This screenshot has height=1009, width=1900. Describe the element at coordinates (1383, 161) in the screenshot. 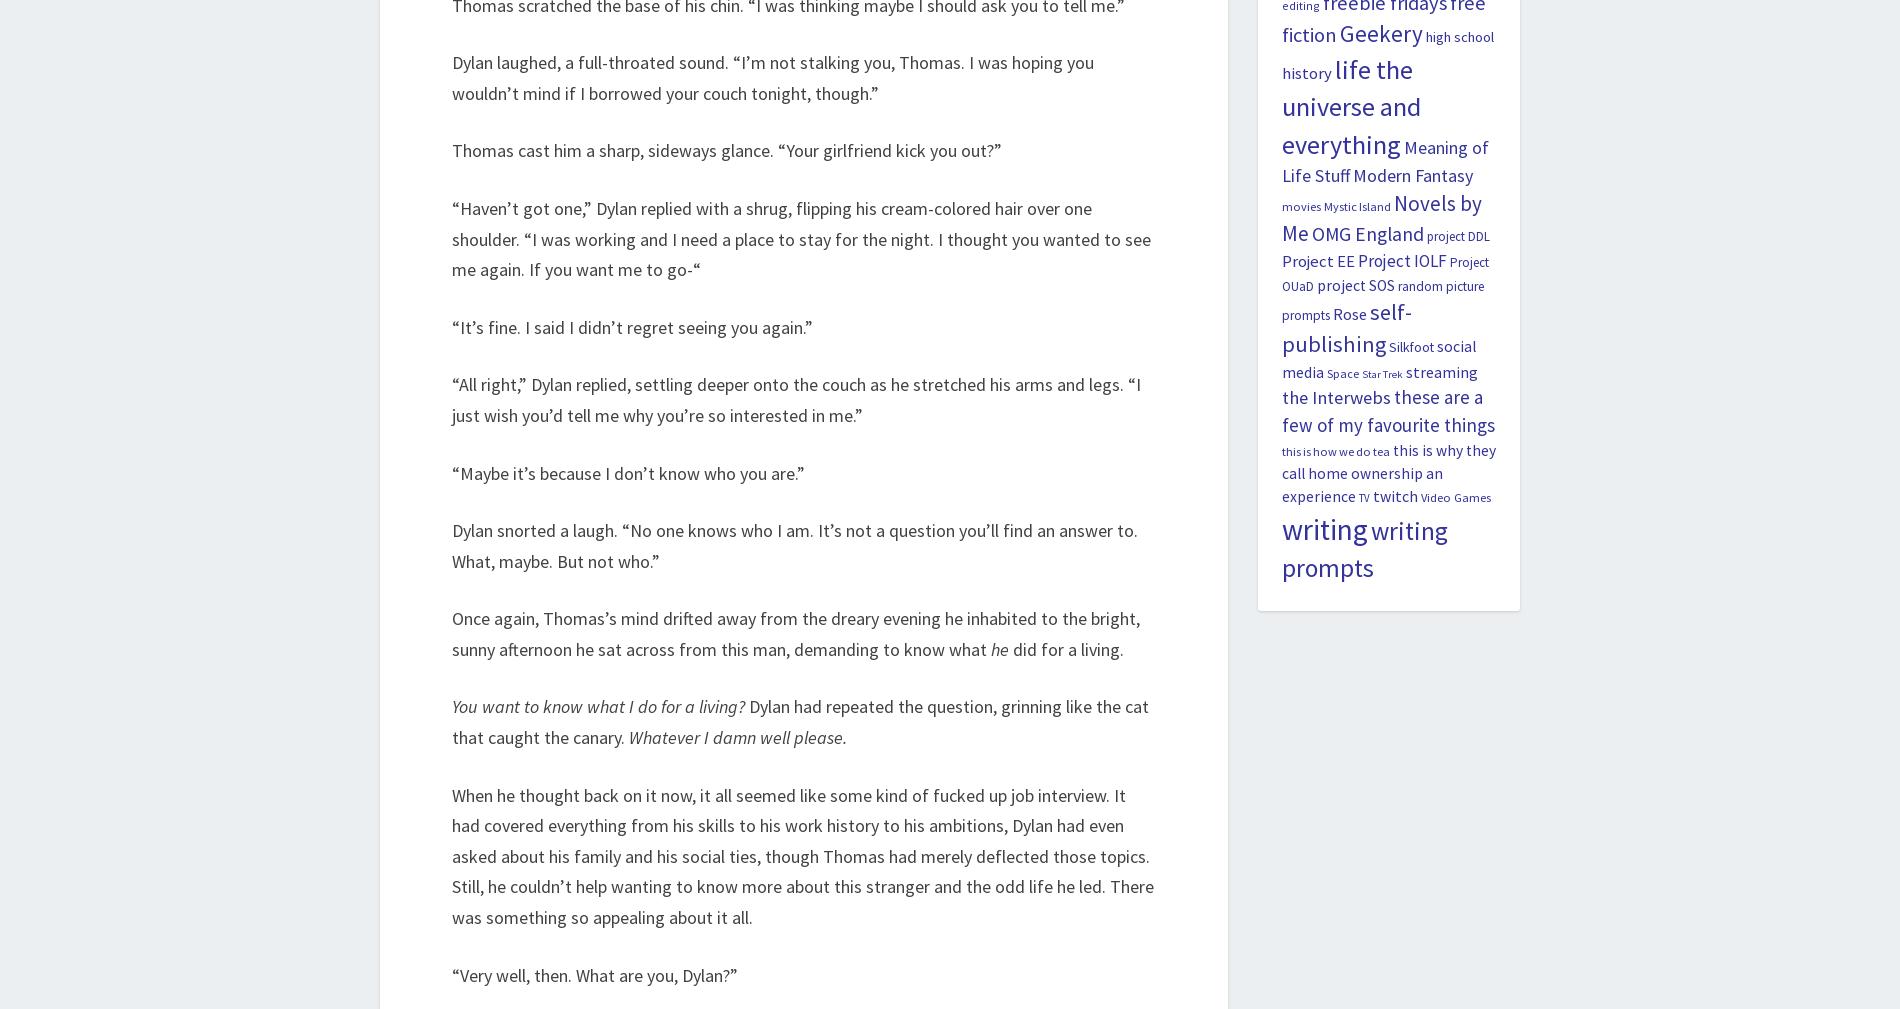

I see `'Meaning of Life Stuff'` at that location.